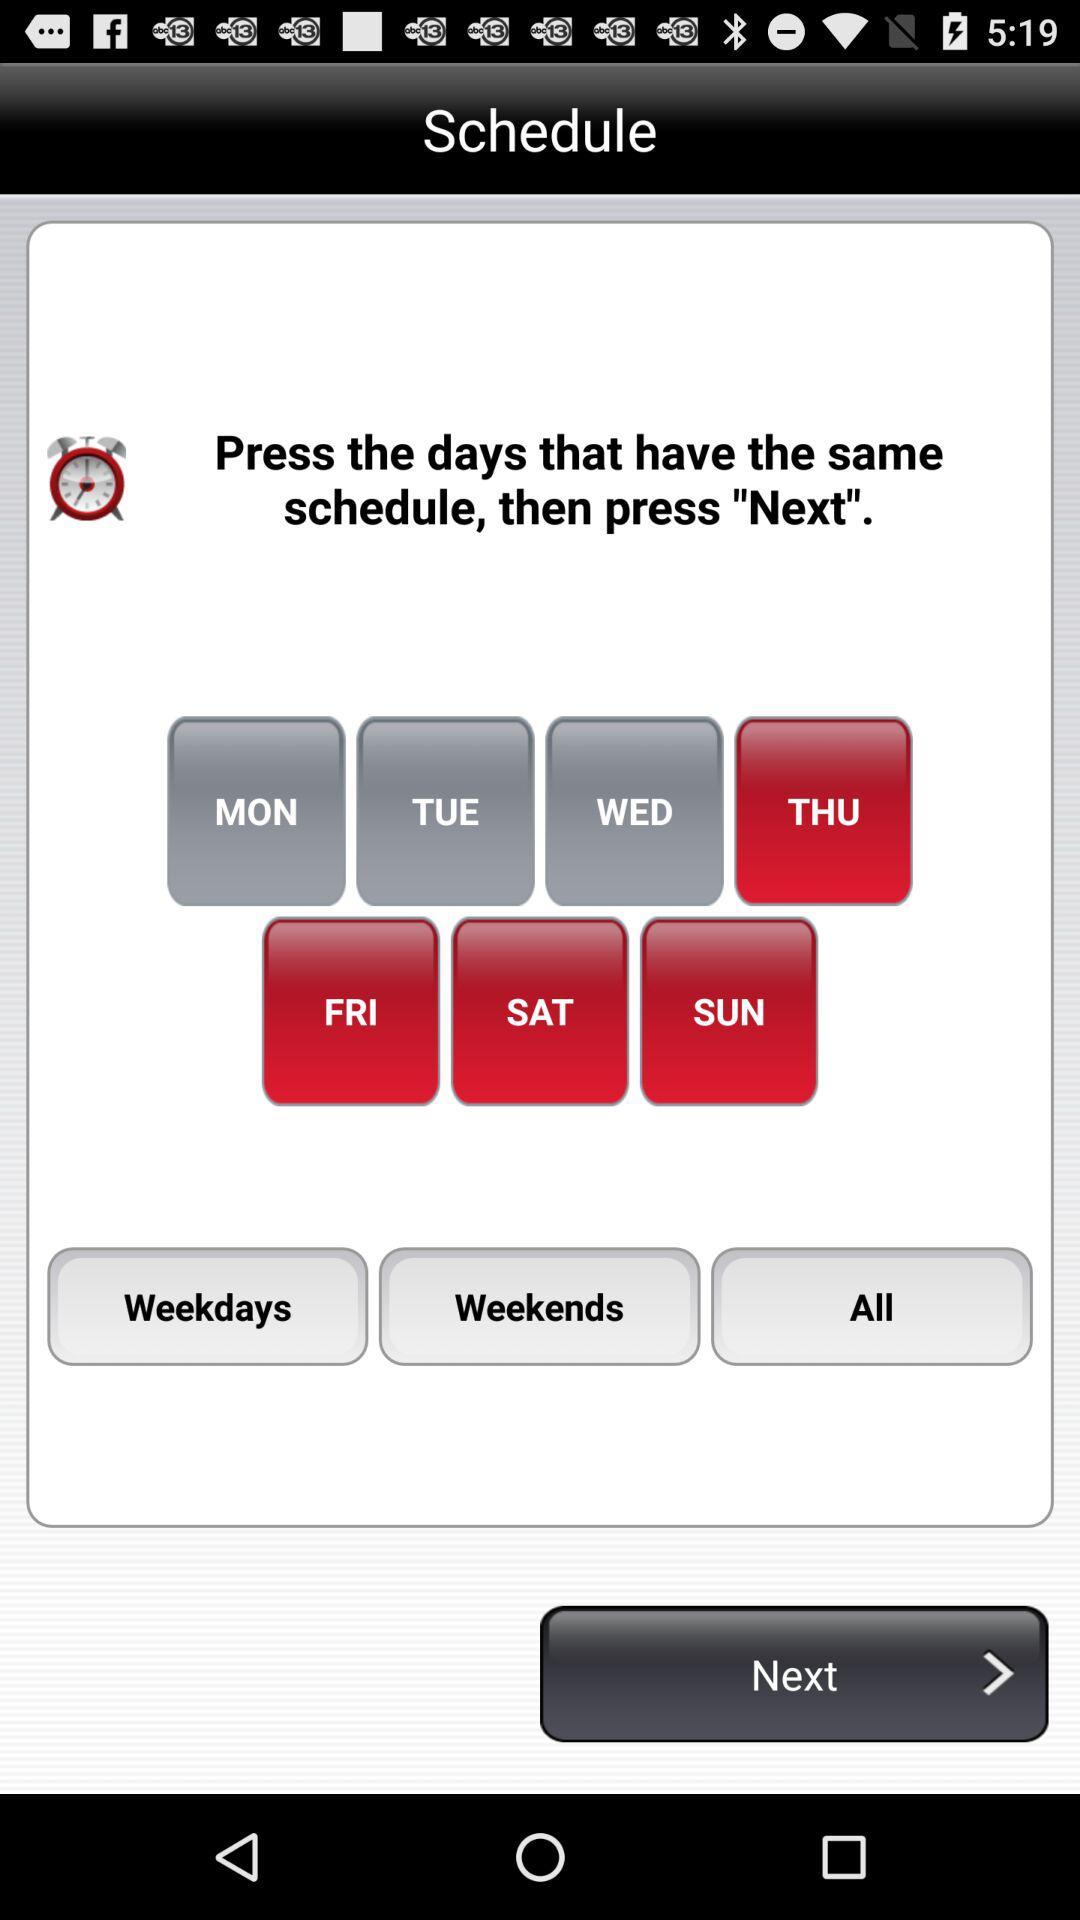 This screenshot has height=1920, width=1080. I want to click on item to the left of the wed item, so click(444, 811).